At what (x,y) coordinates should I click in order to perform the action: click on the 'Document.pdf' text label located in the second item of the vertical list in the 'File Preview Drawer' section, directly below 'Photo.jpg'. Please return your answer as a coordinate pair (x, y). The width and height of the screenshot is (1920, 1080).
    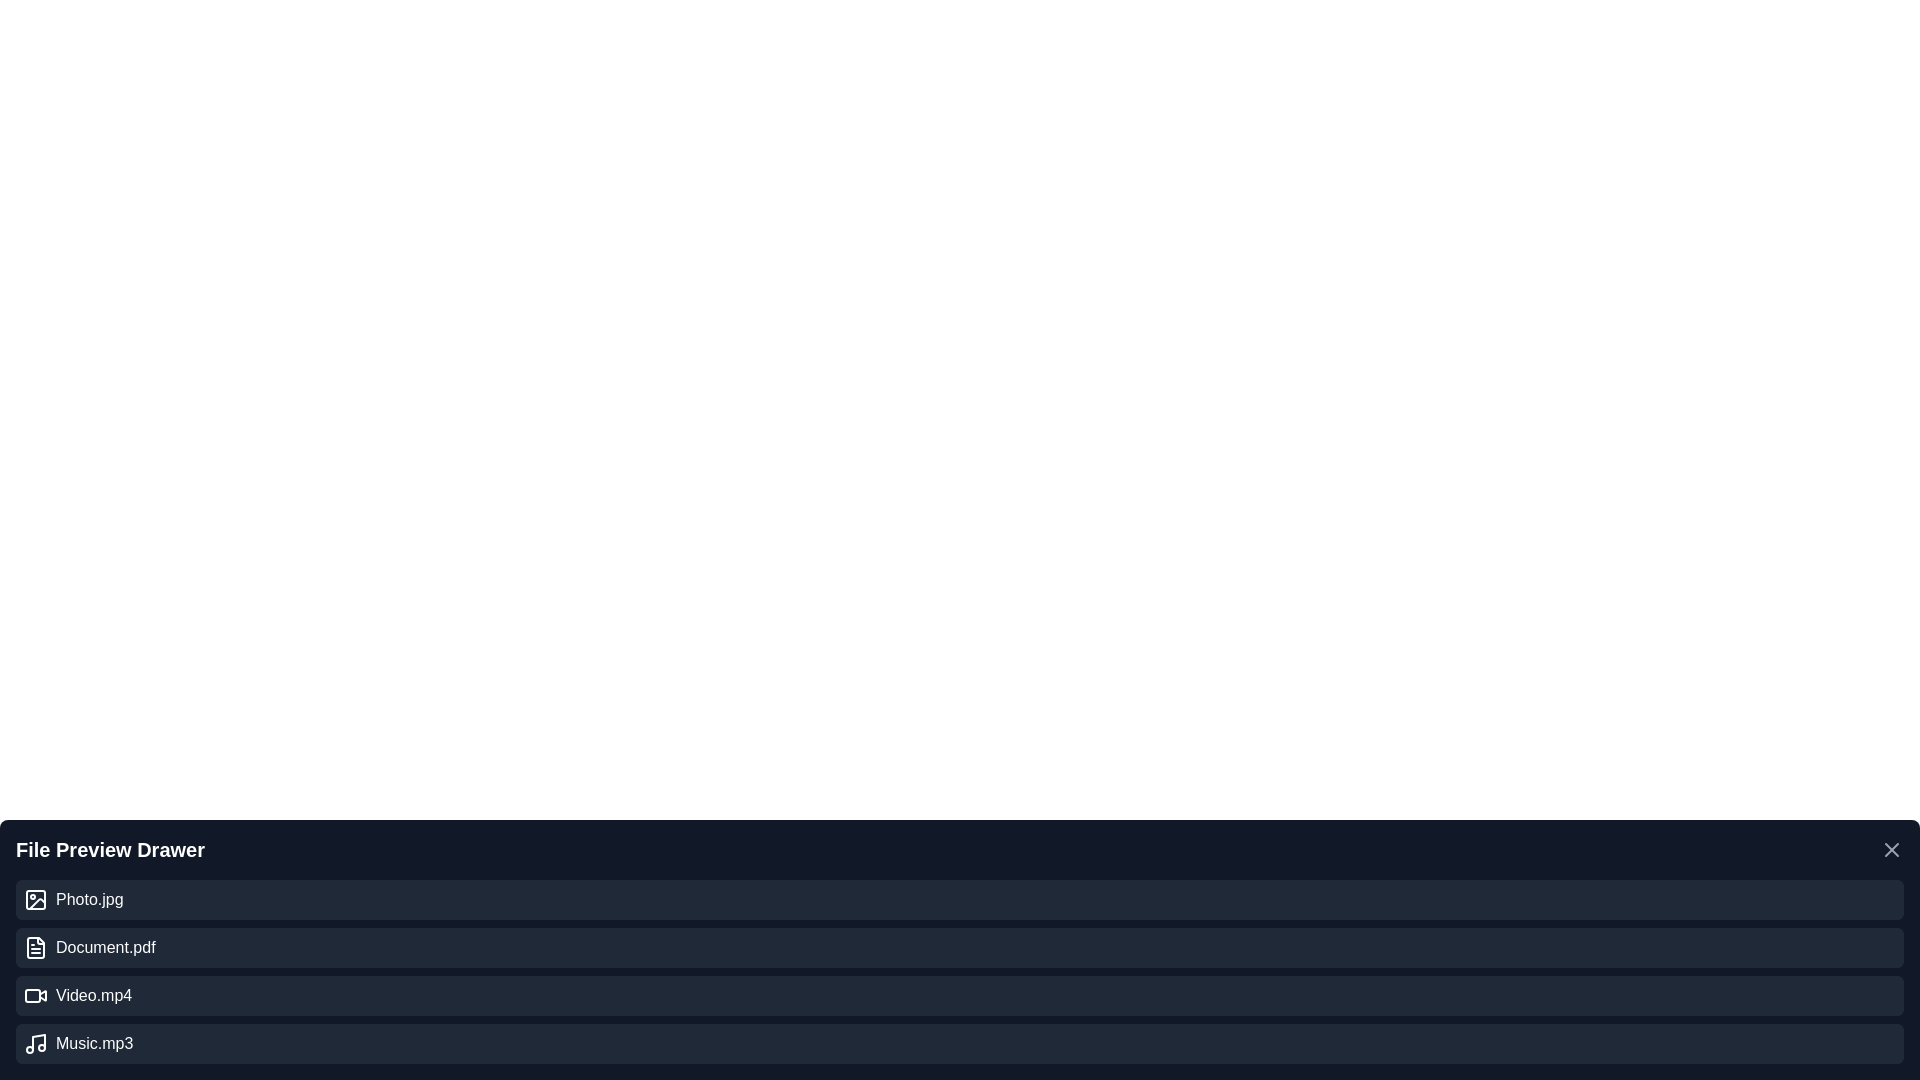
    Looking at the image, I should click on (104, 947).